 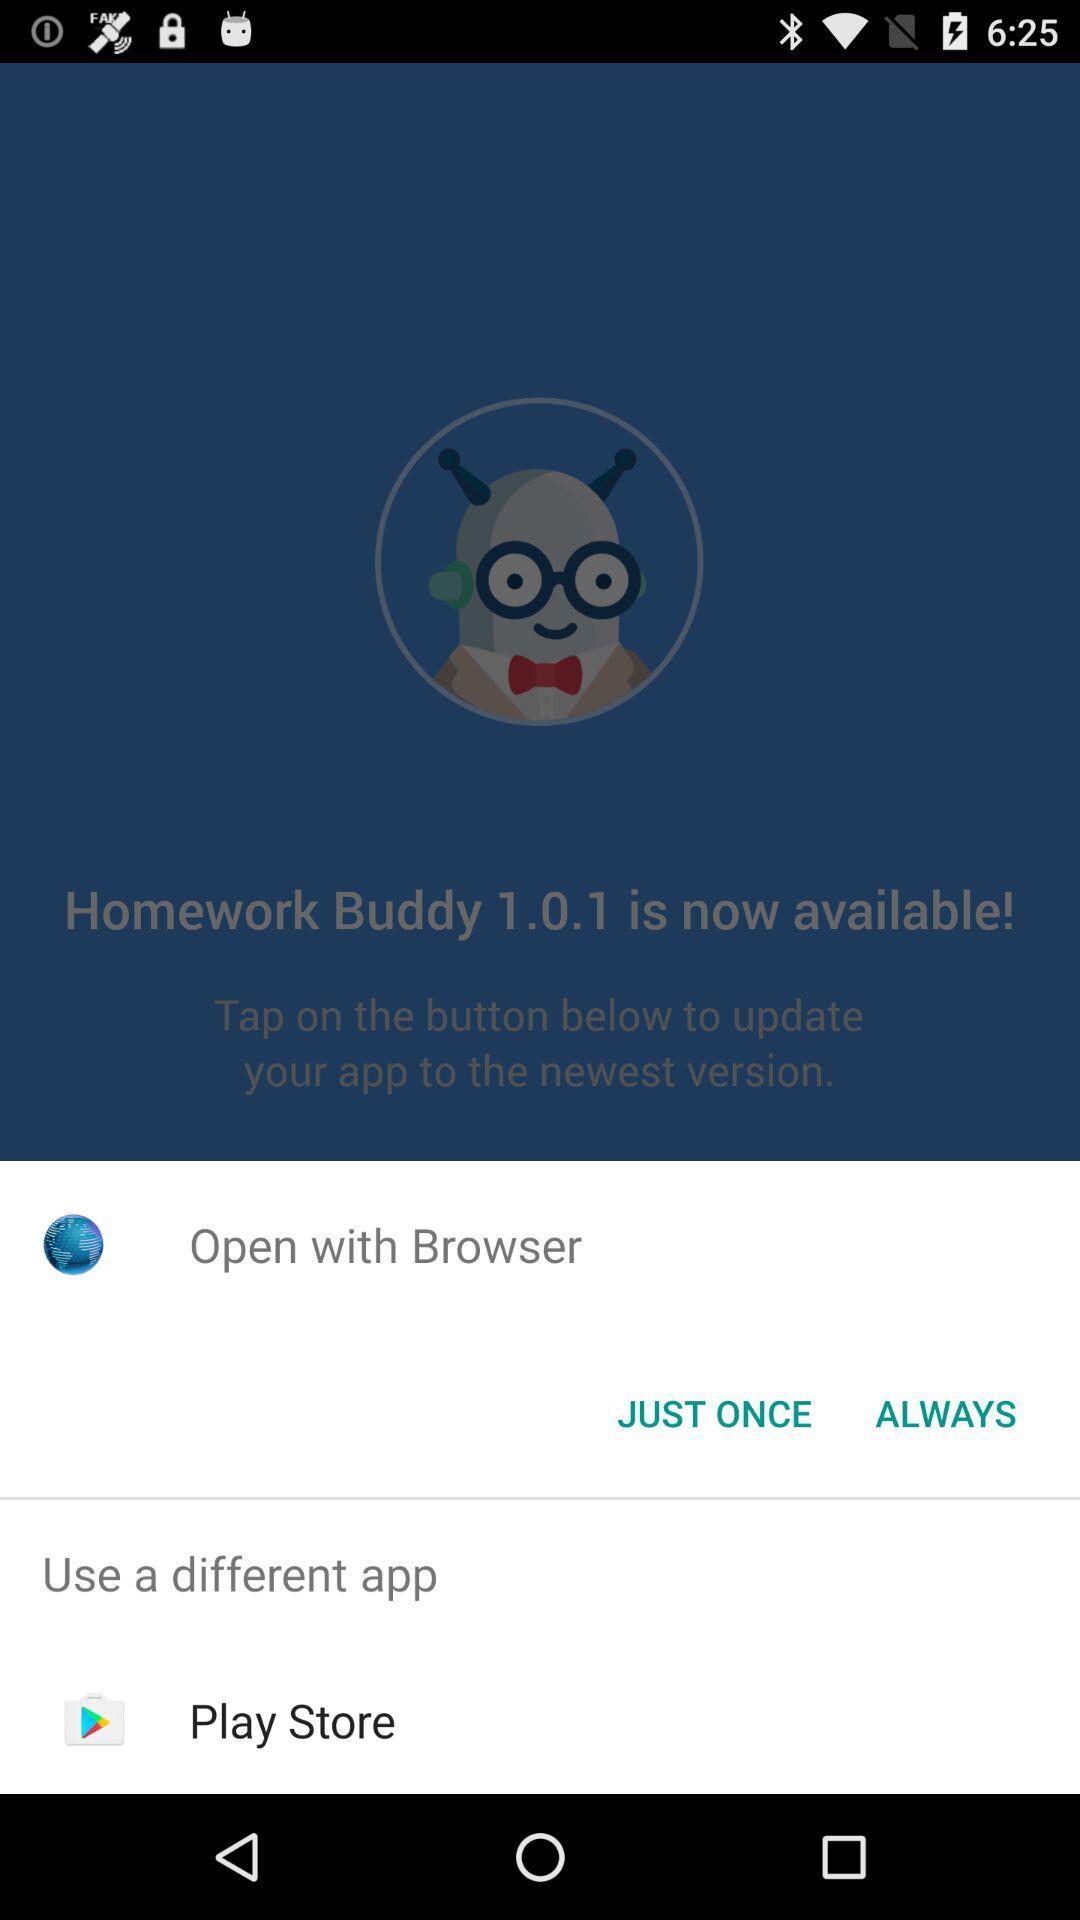 I want to click on the just once item, so click(x=713, y=1411).